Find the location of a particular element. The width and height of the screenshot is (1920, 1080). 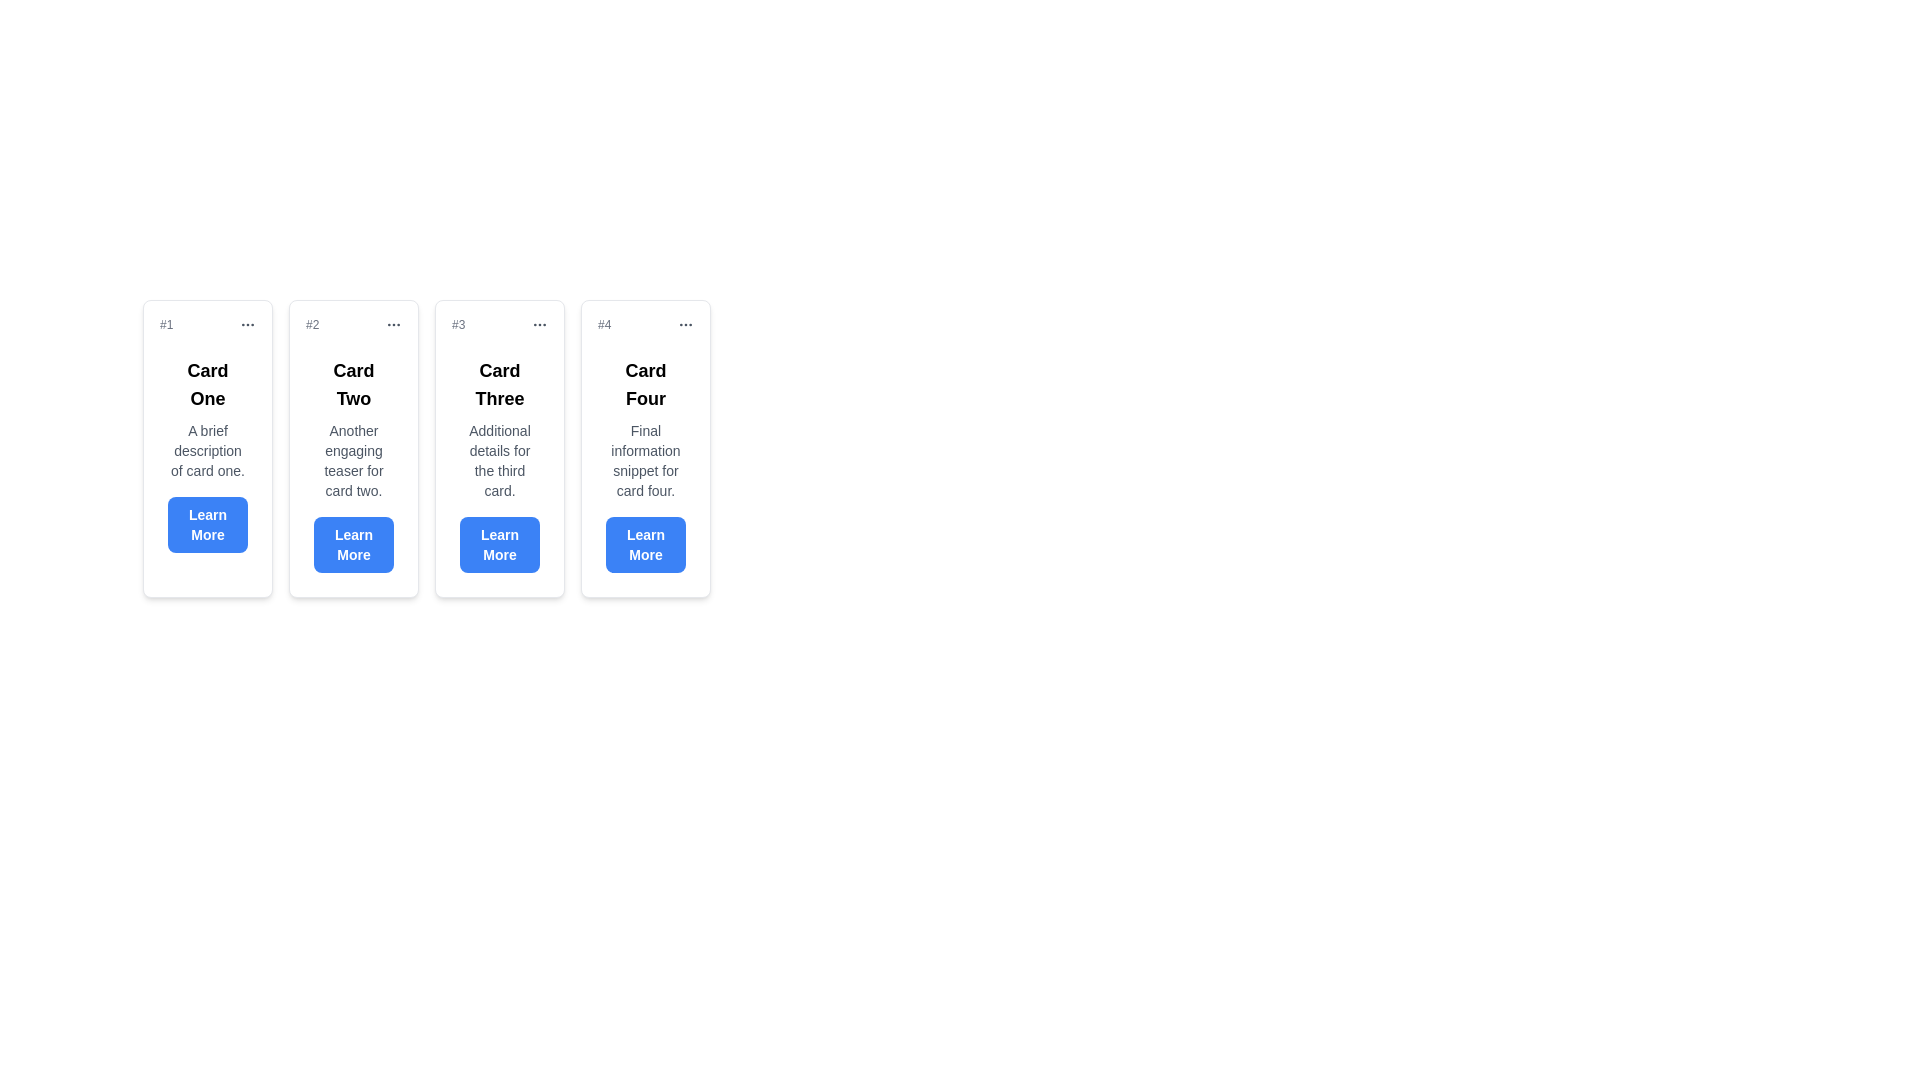

the static text paragraph located within 'Card Four', which provides additional descriptive information about the card is located at coordinates (646, 461).